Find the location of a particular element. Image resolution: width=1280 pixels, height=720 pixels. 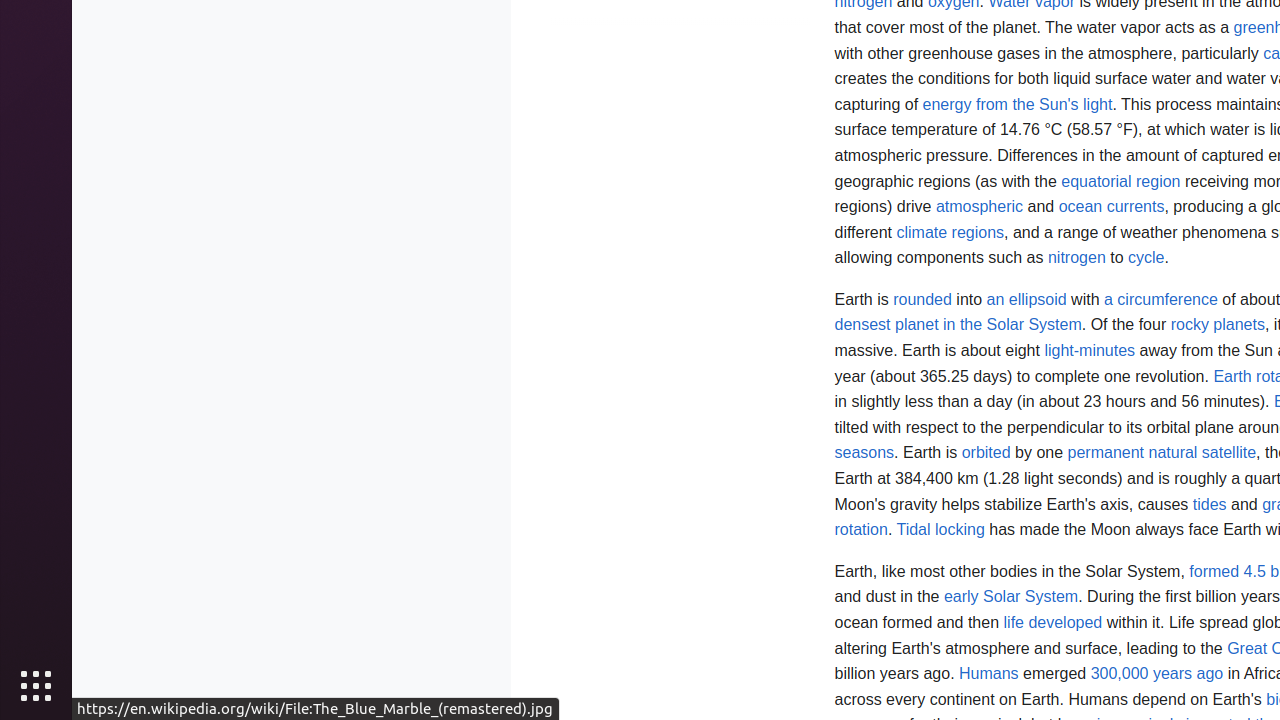

'an ellipsoid' is located at coordinates (1026, 299).